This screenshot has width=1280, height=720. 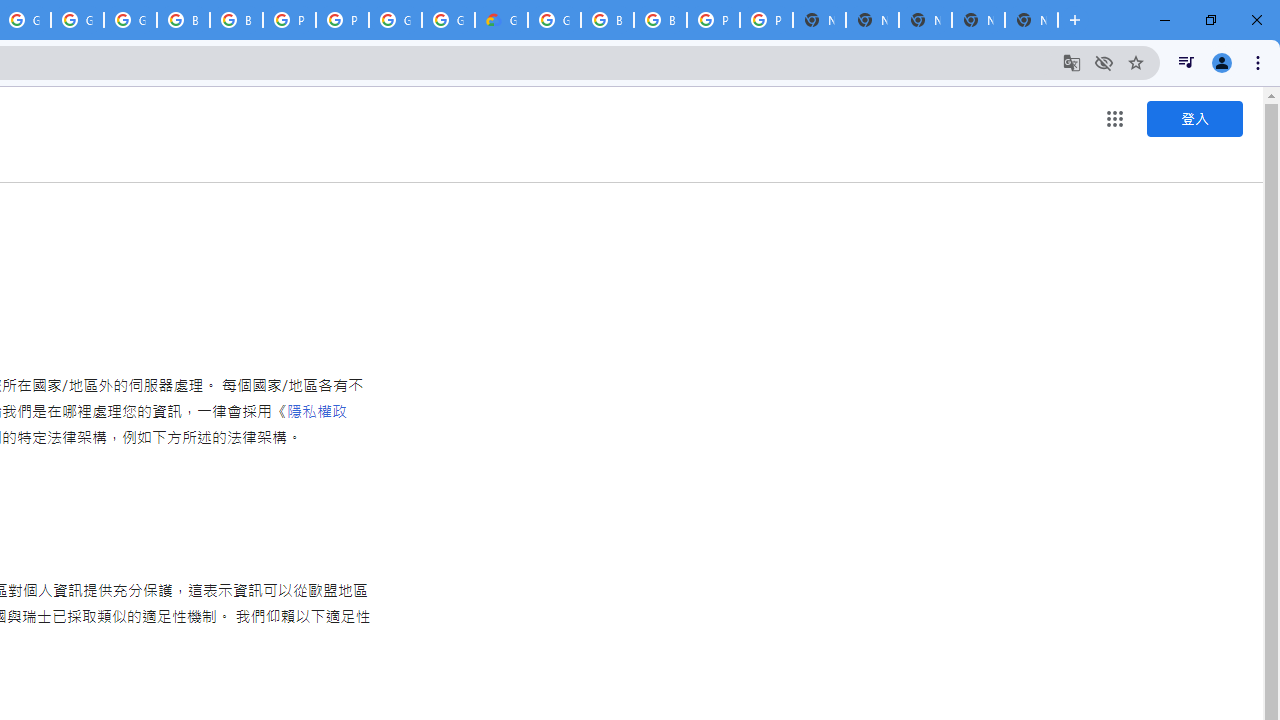 I want to click on 'New Tab', so click(x=1031, y=20).